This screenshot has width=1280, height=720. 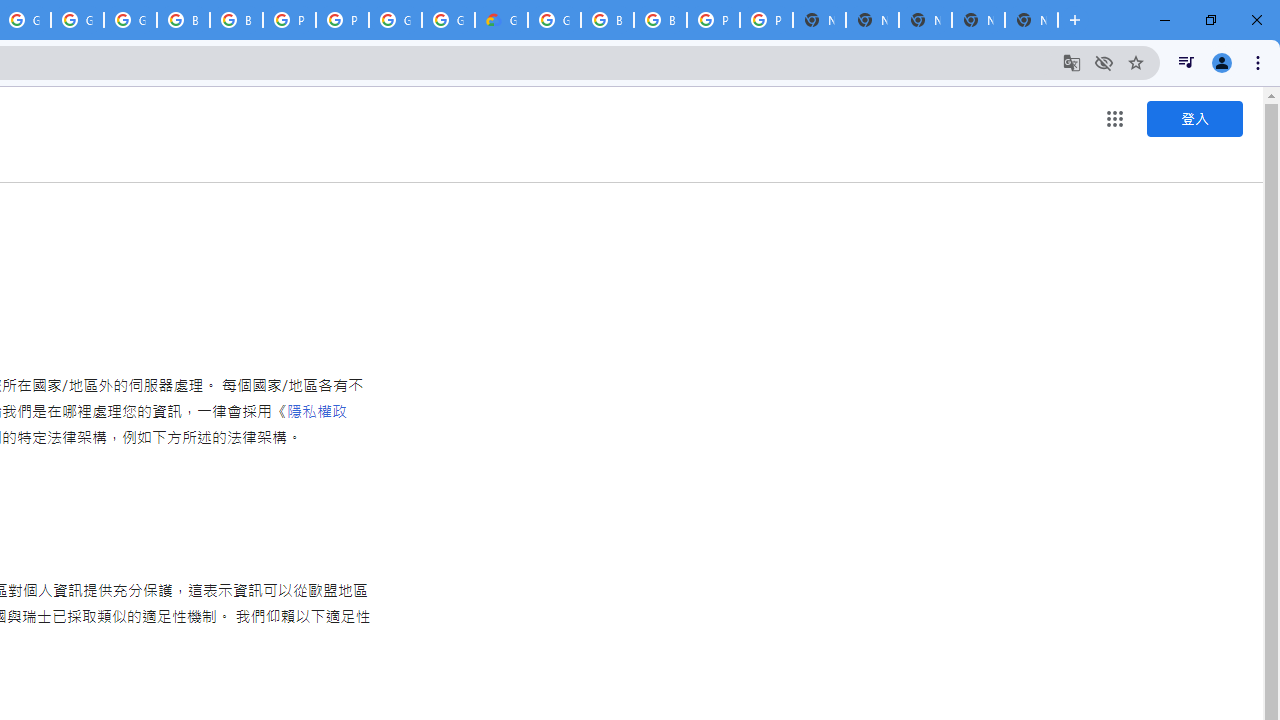 I want to click on 'New Tab', so click(x=1031, y=20).